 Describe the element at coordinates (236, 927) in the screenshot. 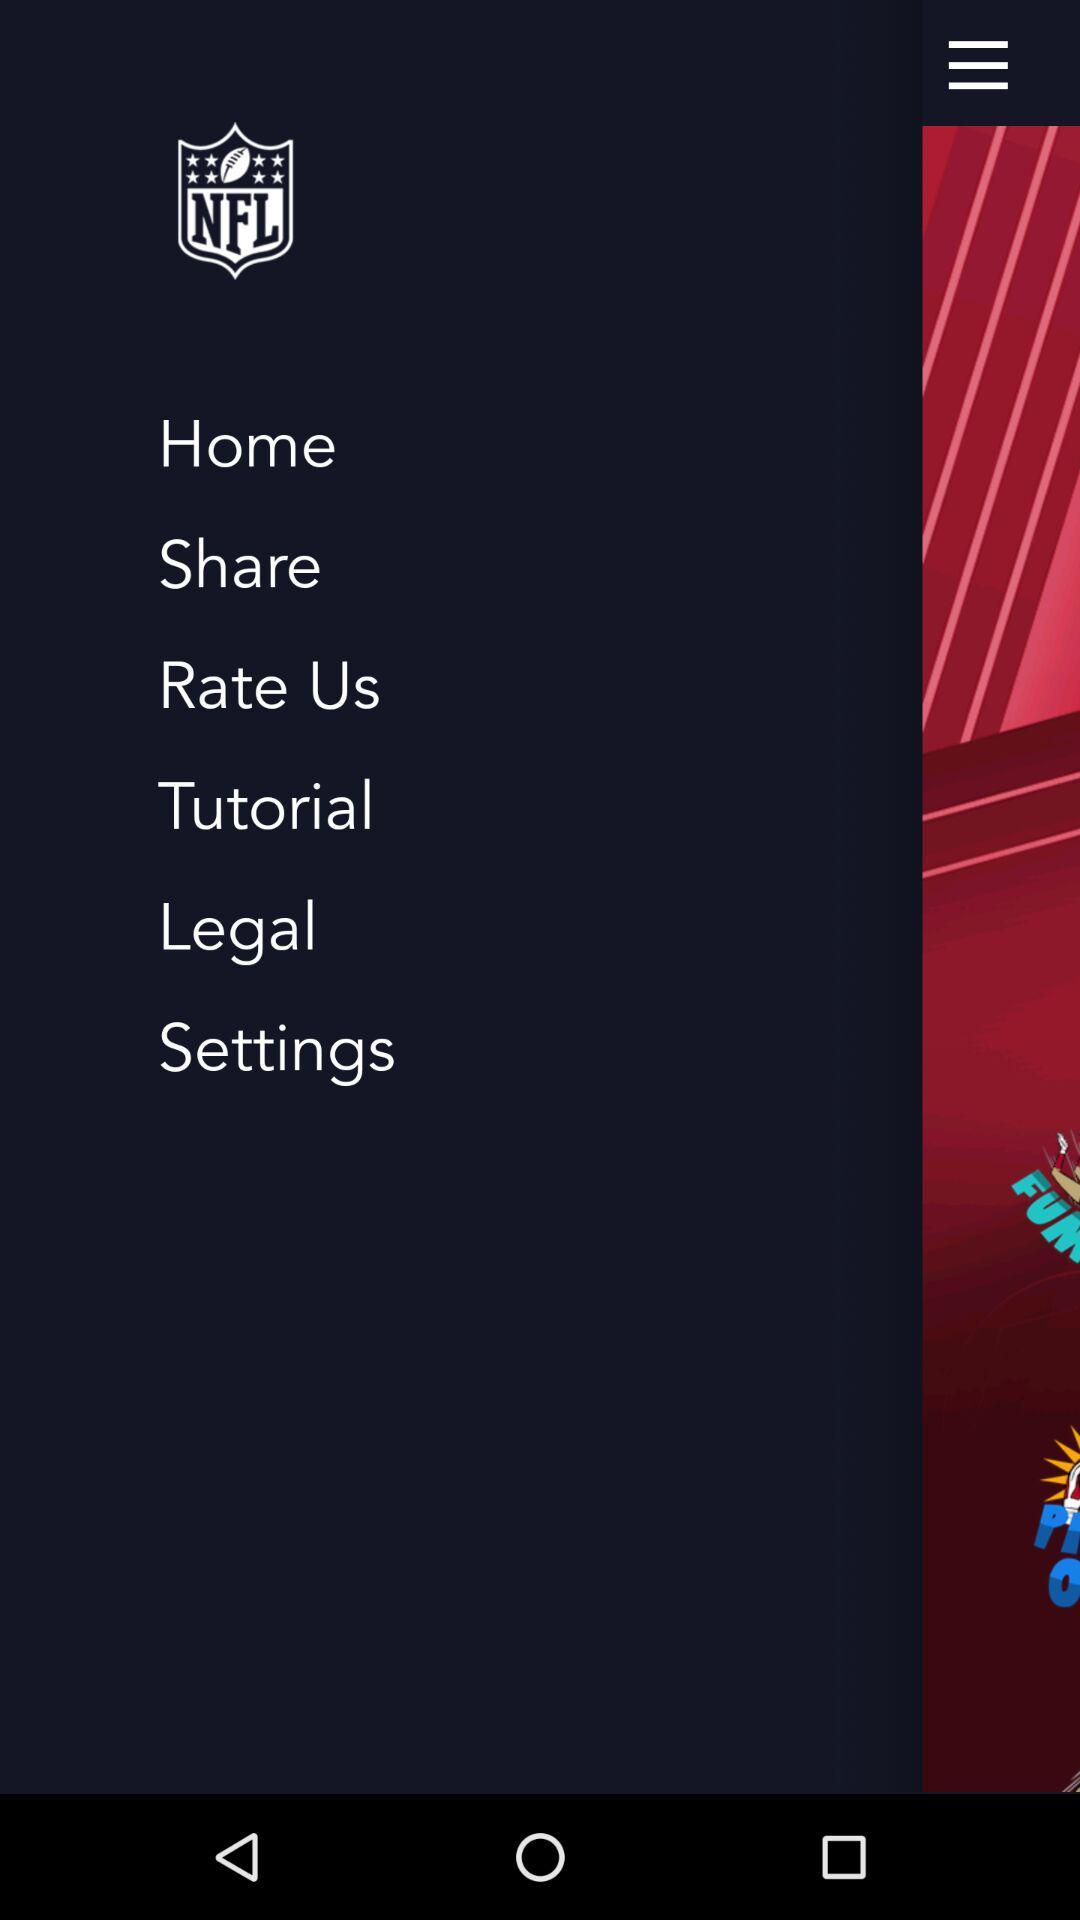

I see `legal item` at that location.